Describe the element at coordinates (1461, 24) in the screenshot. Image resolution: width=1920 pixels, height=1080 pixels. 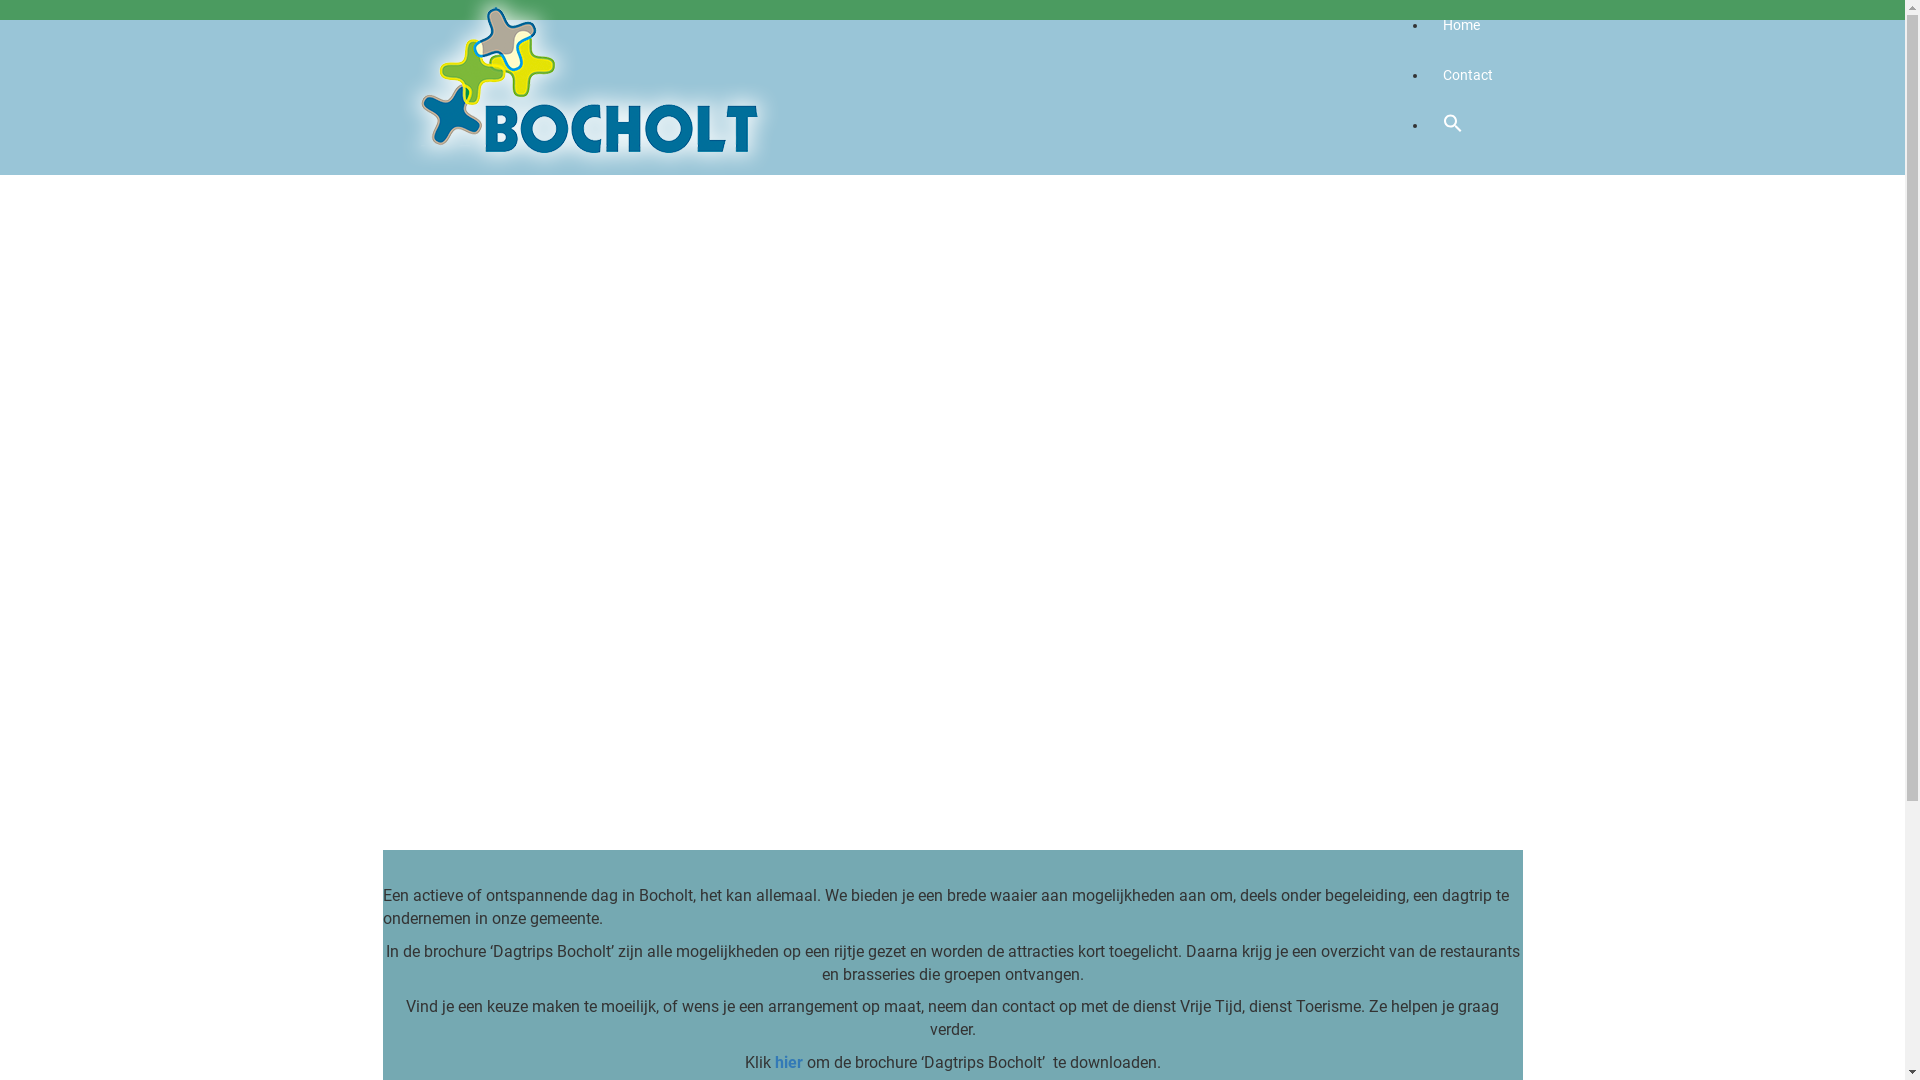
I see `'Home'` at that location.